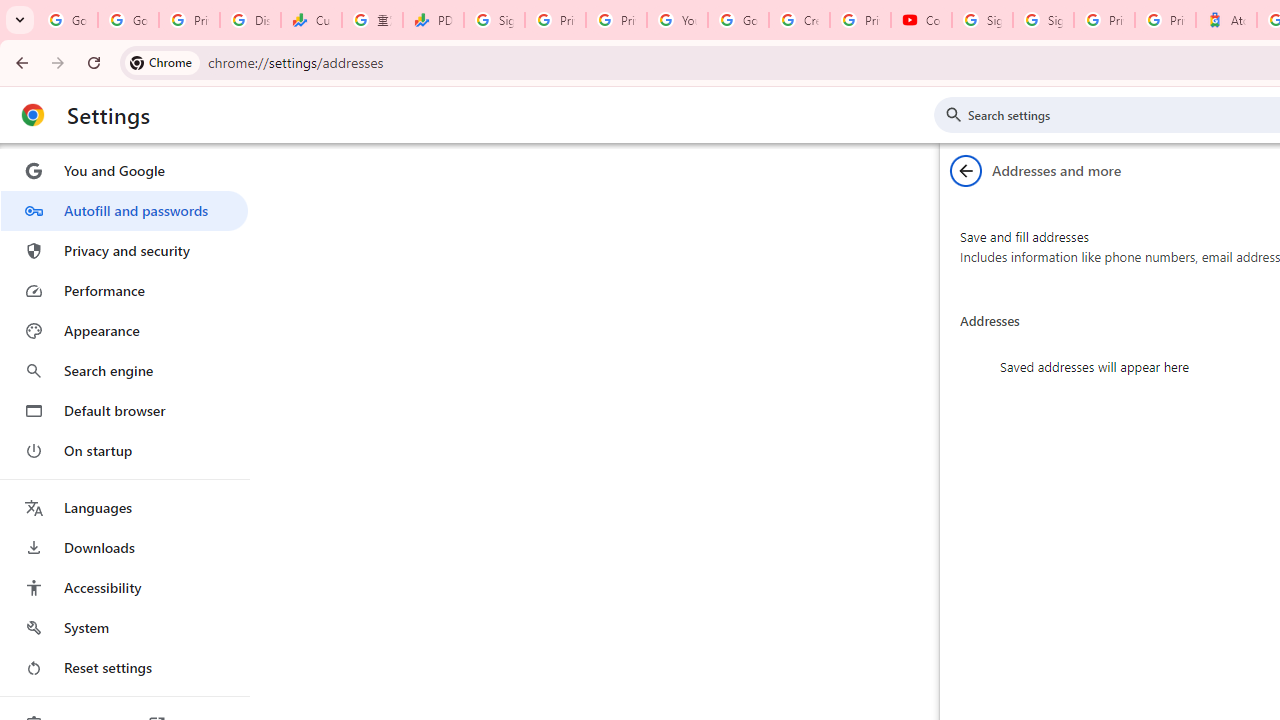  I want to click on 'Content Creator Programs & Opportunities - YouTube Creators', so click(920, 20).